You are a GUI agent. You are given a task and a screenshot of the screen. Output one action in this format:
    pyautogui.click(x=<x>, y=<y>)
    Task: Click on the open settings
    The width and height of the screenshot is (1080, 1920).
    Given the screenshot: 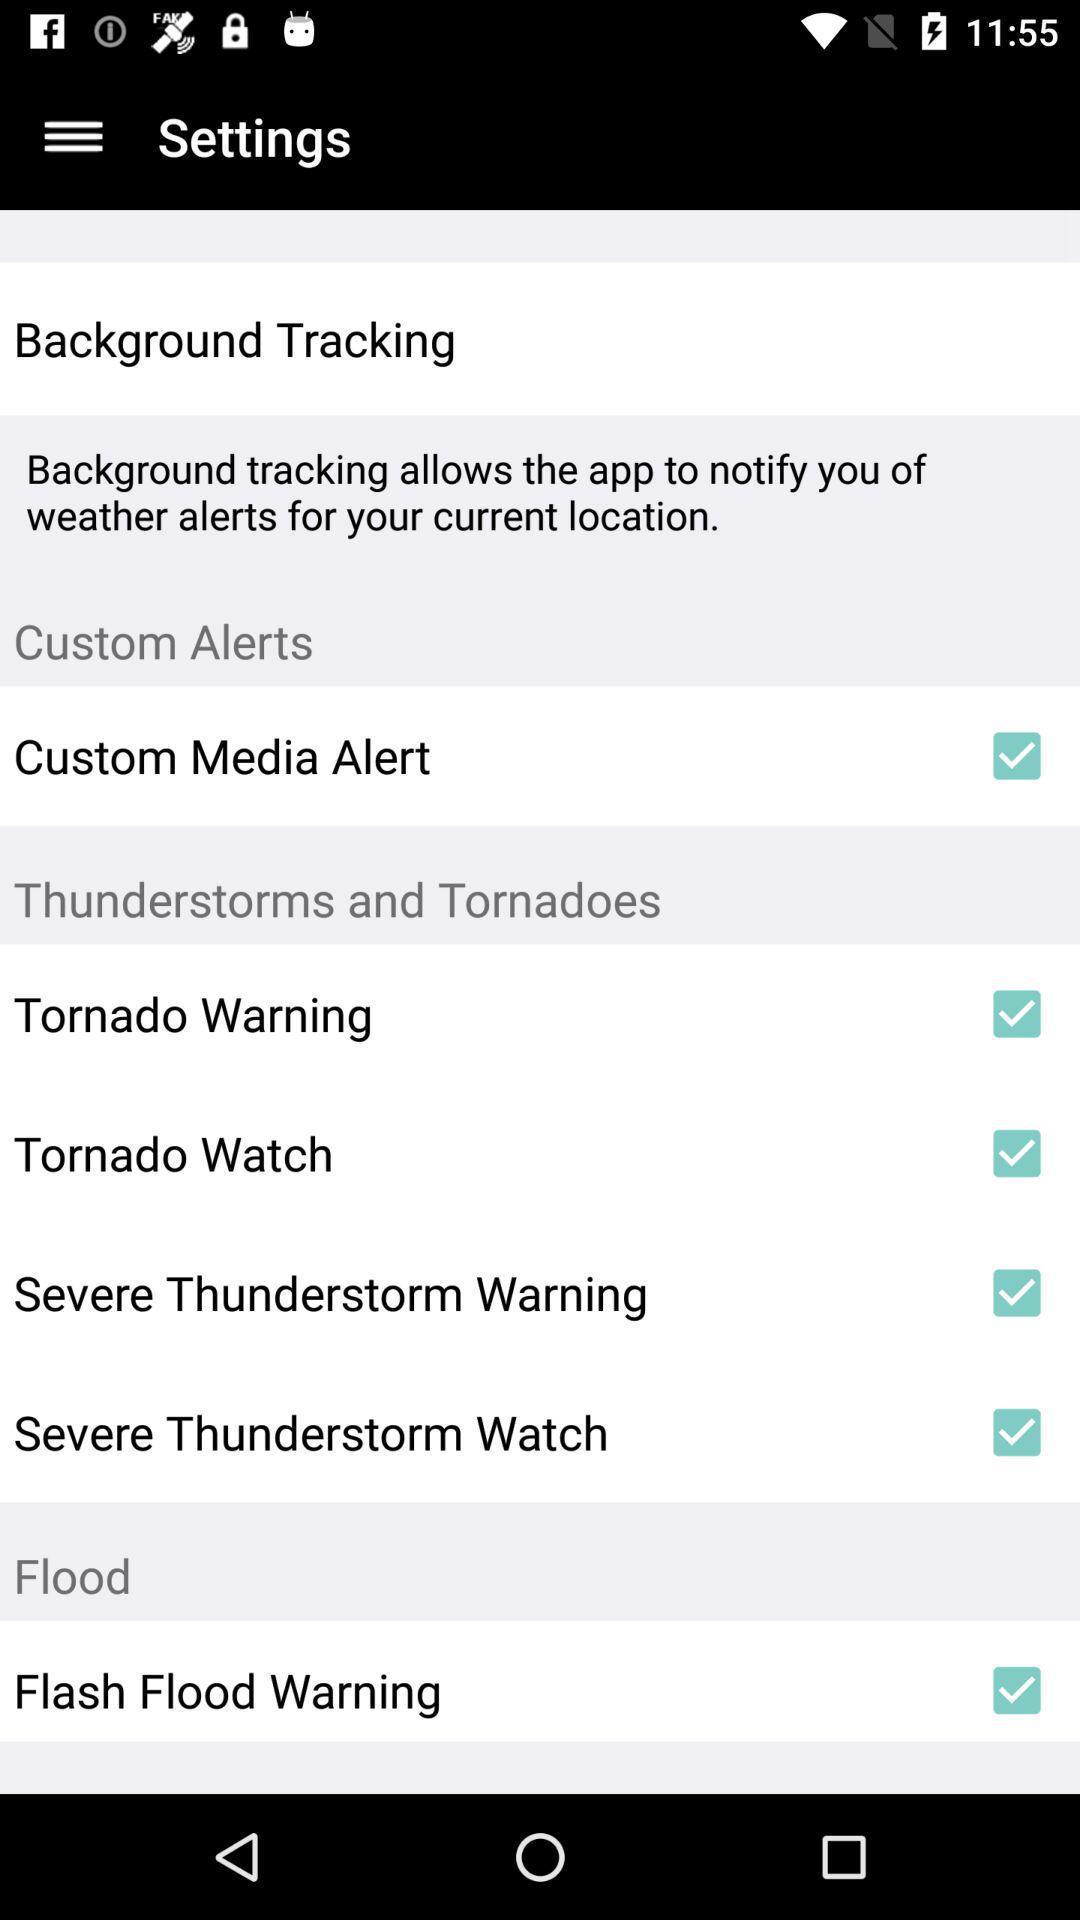 What is the action you would take?
    pyautogui.click(x=72, y=135)
    